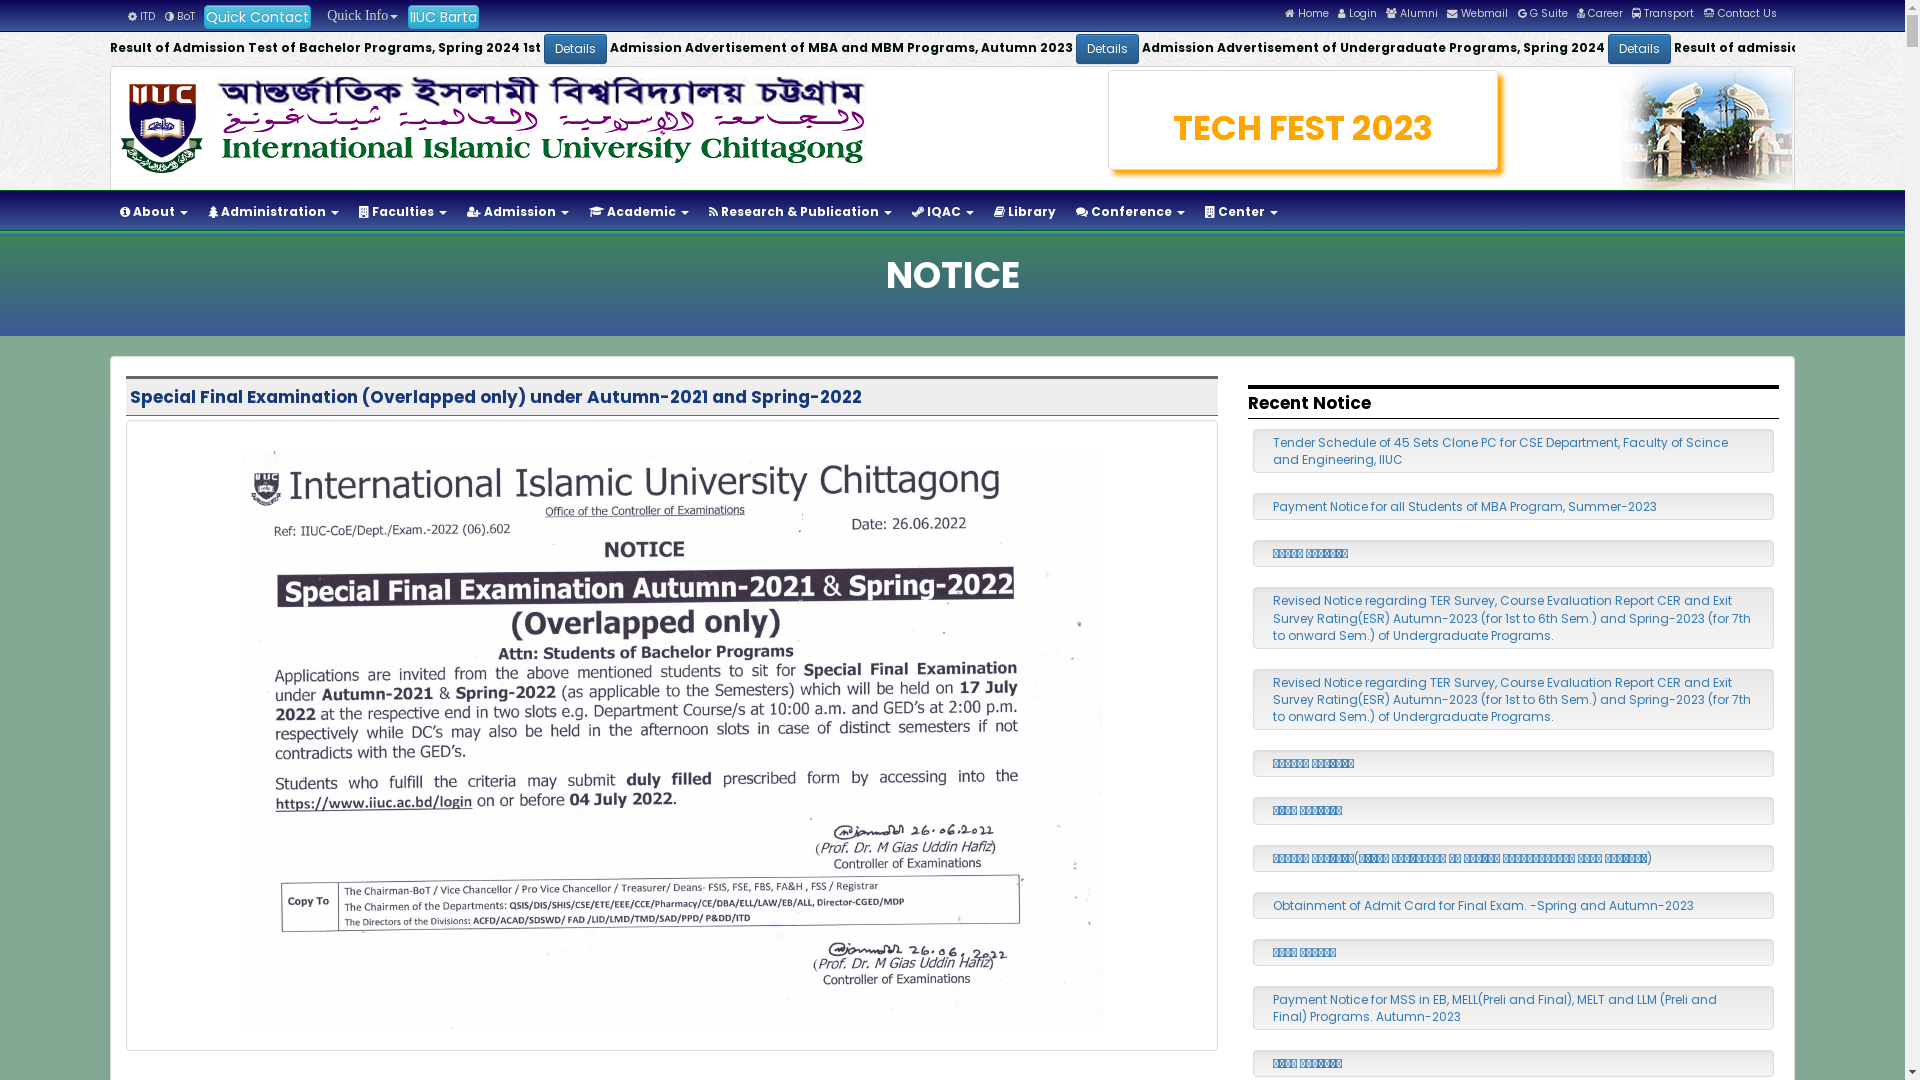 This screenshot has height=1080, width=1920. Describe the element at coordinates (1541, 13) in the screenshot. I see `'G Suite'` at that location.